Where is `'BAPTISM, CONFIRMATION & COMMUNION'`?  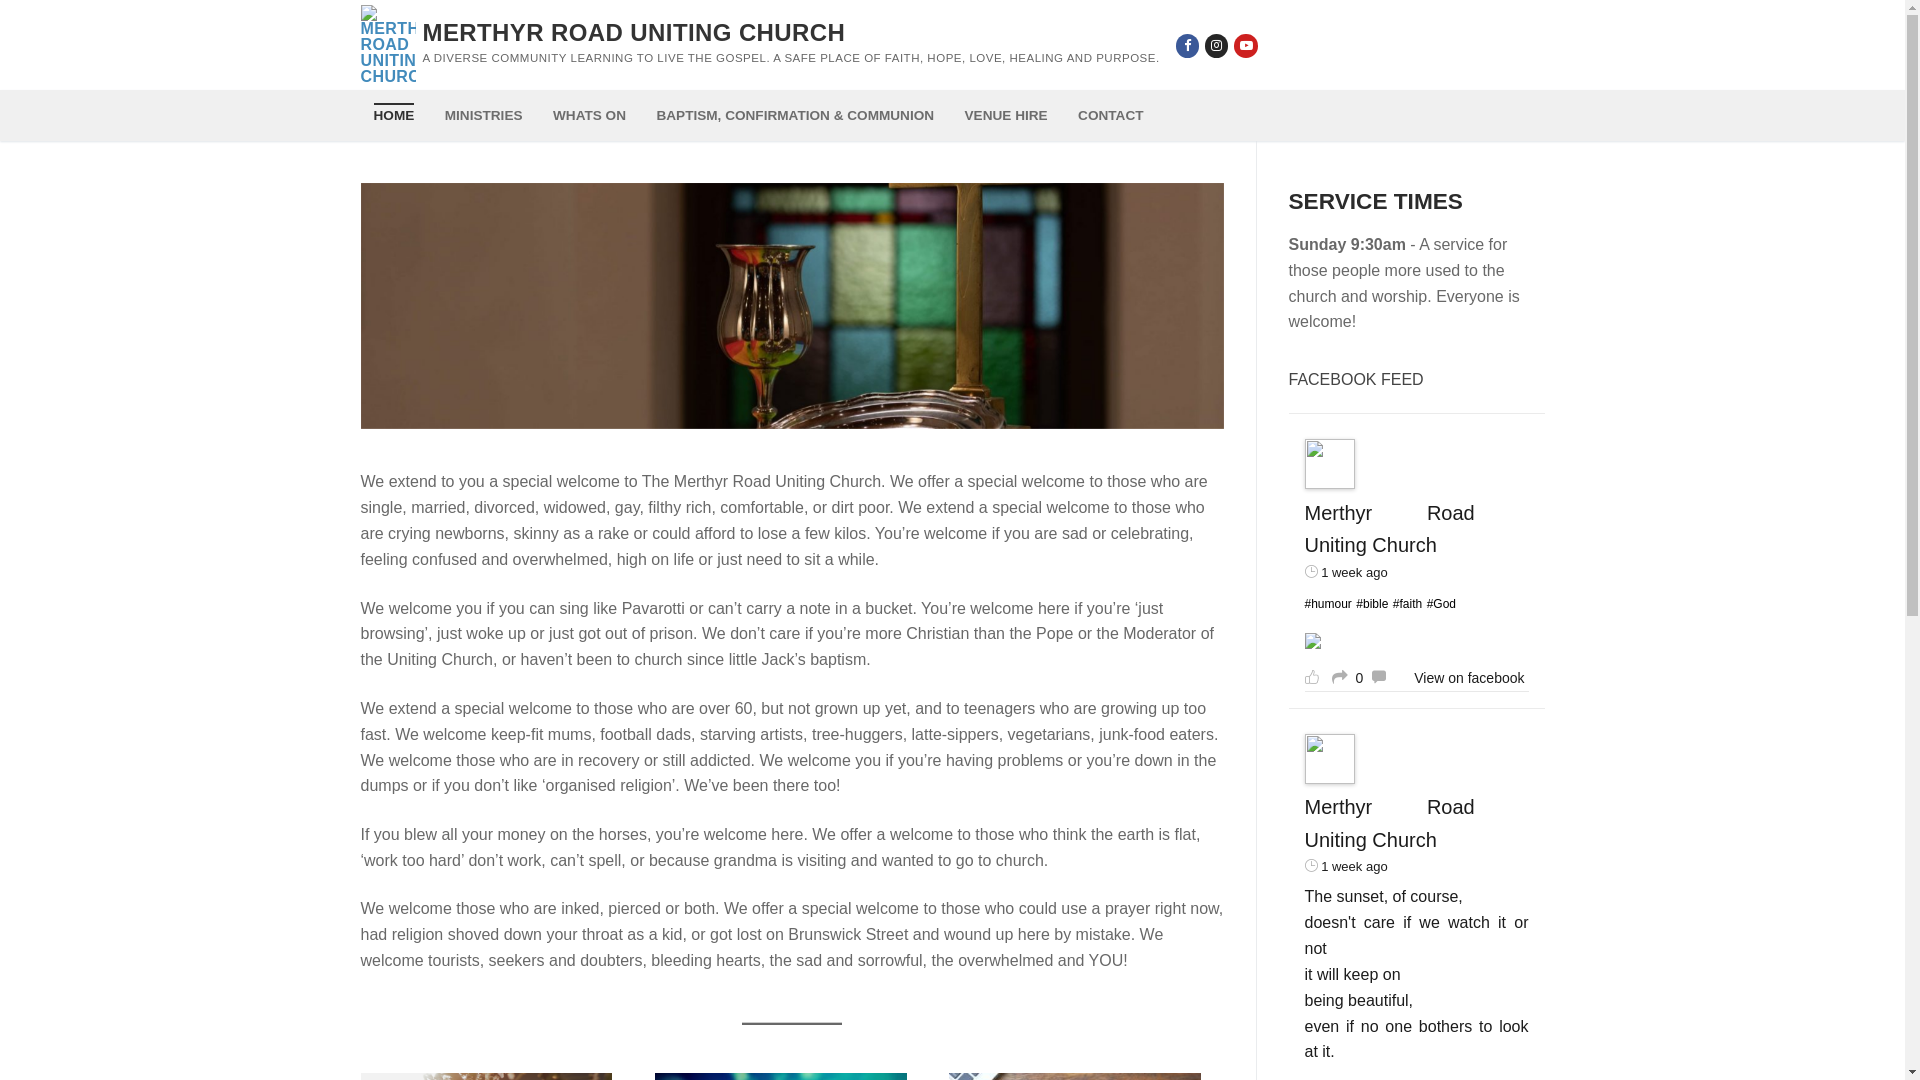 'BAPTISM, CONFIRMATION & COMMUNION' is located at coordinates (794, 115).